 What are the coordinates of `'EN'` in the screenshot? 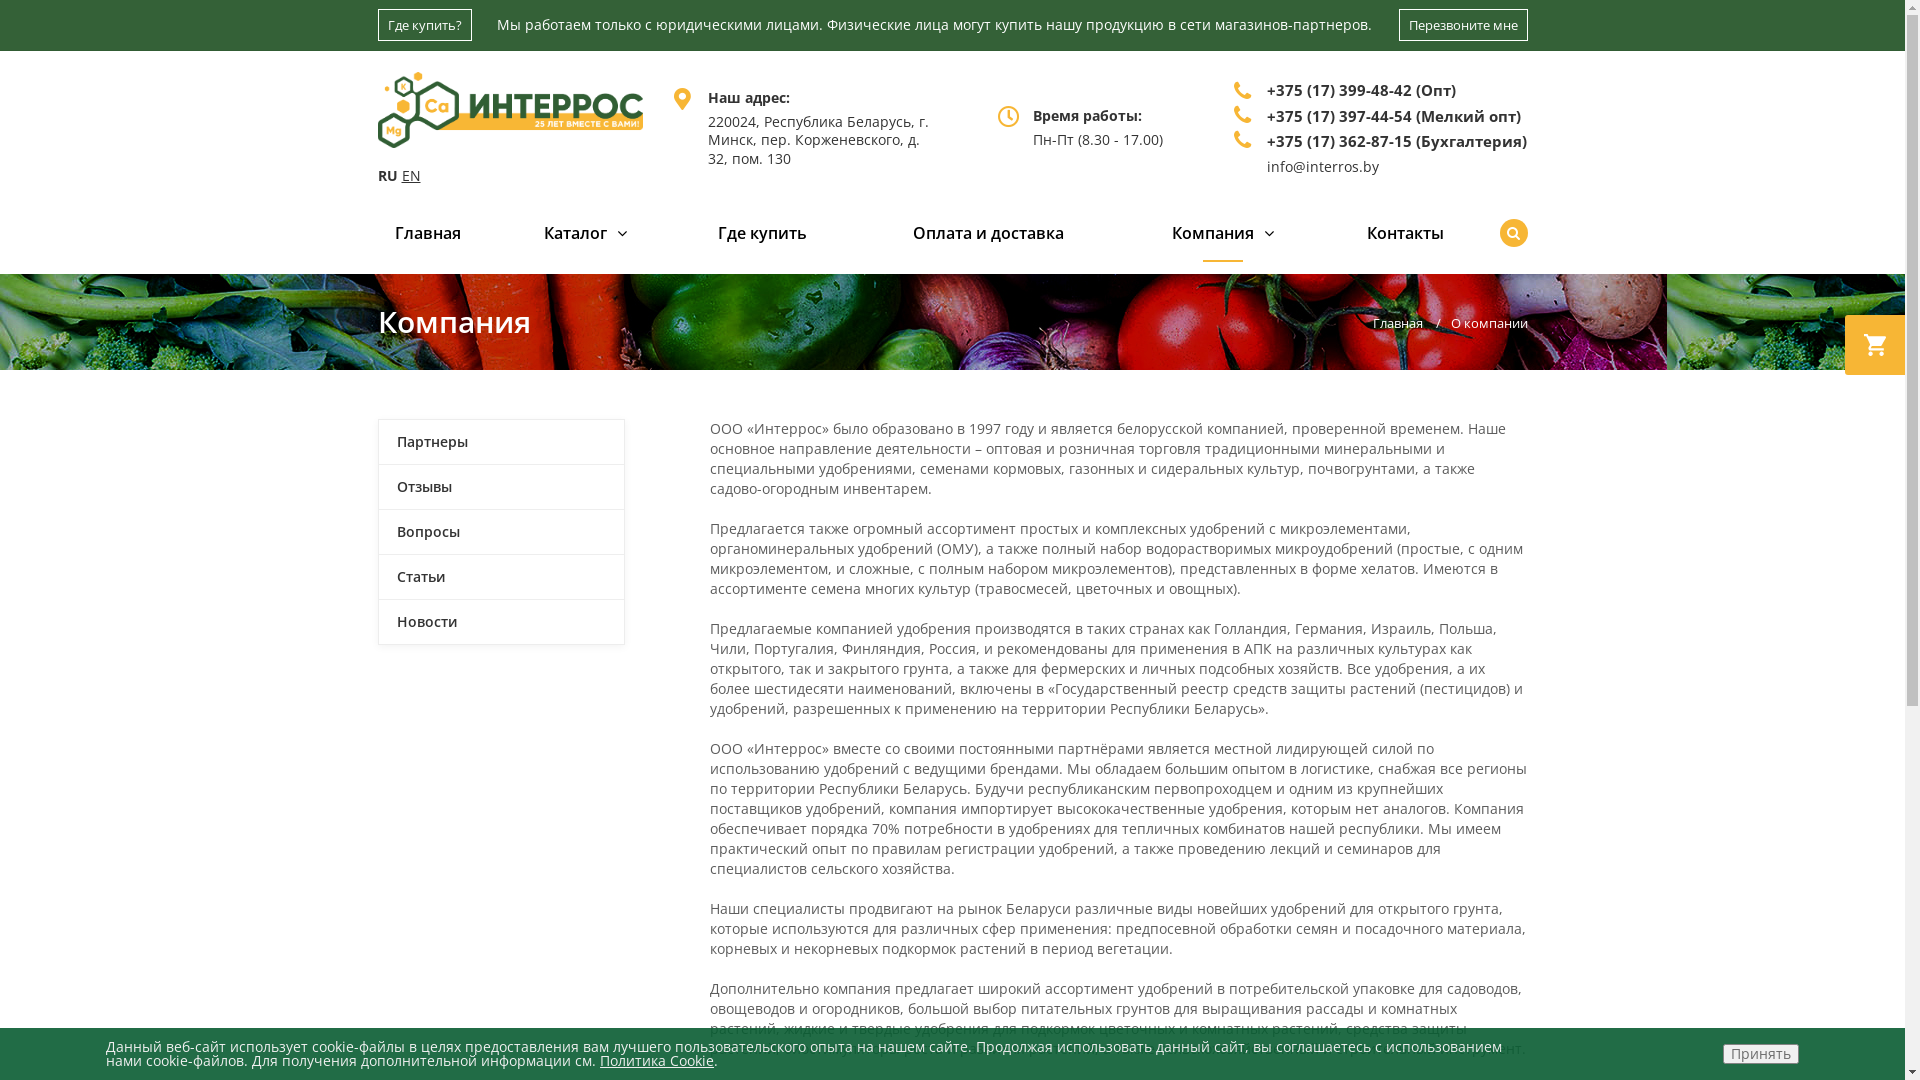 It's located at (401, 174).